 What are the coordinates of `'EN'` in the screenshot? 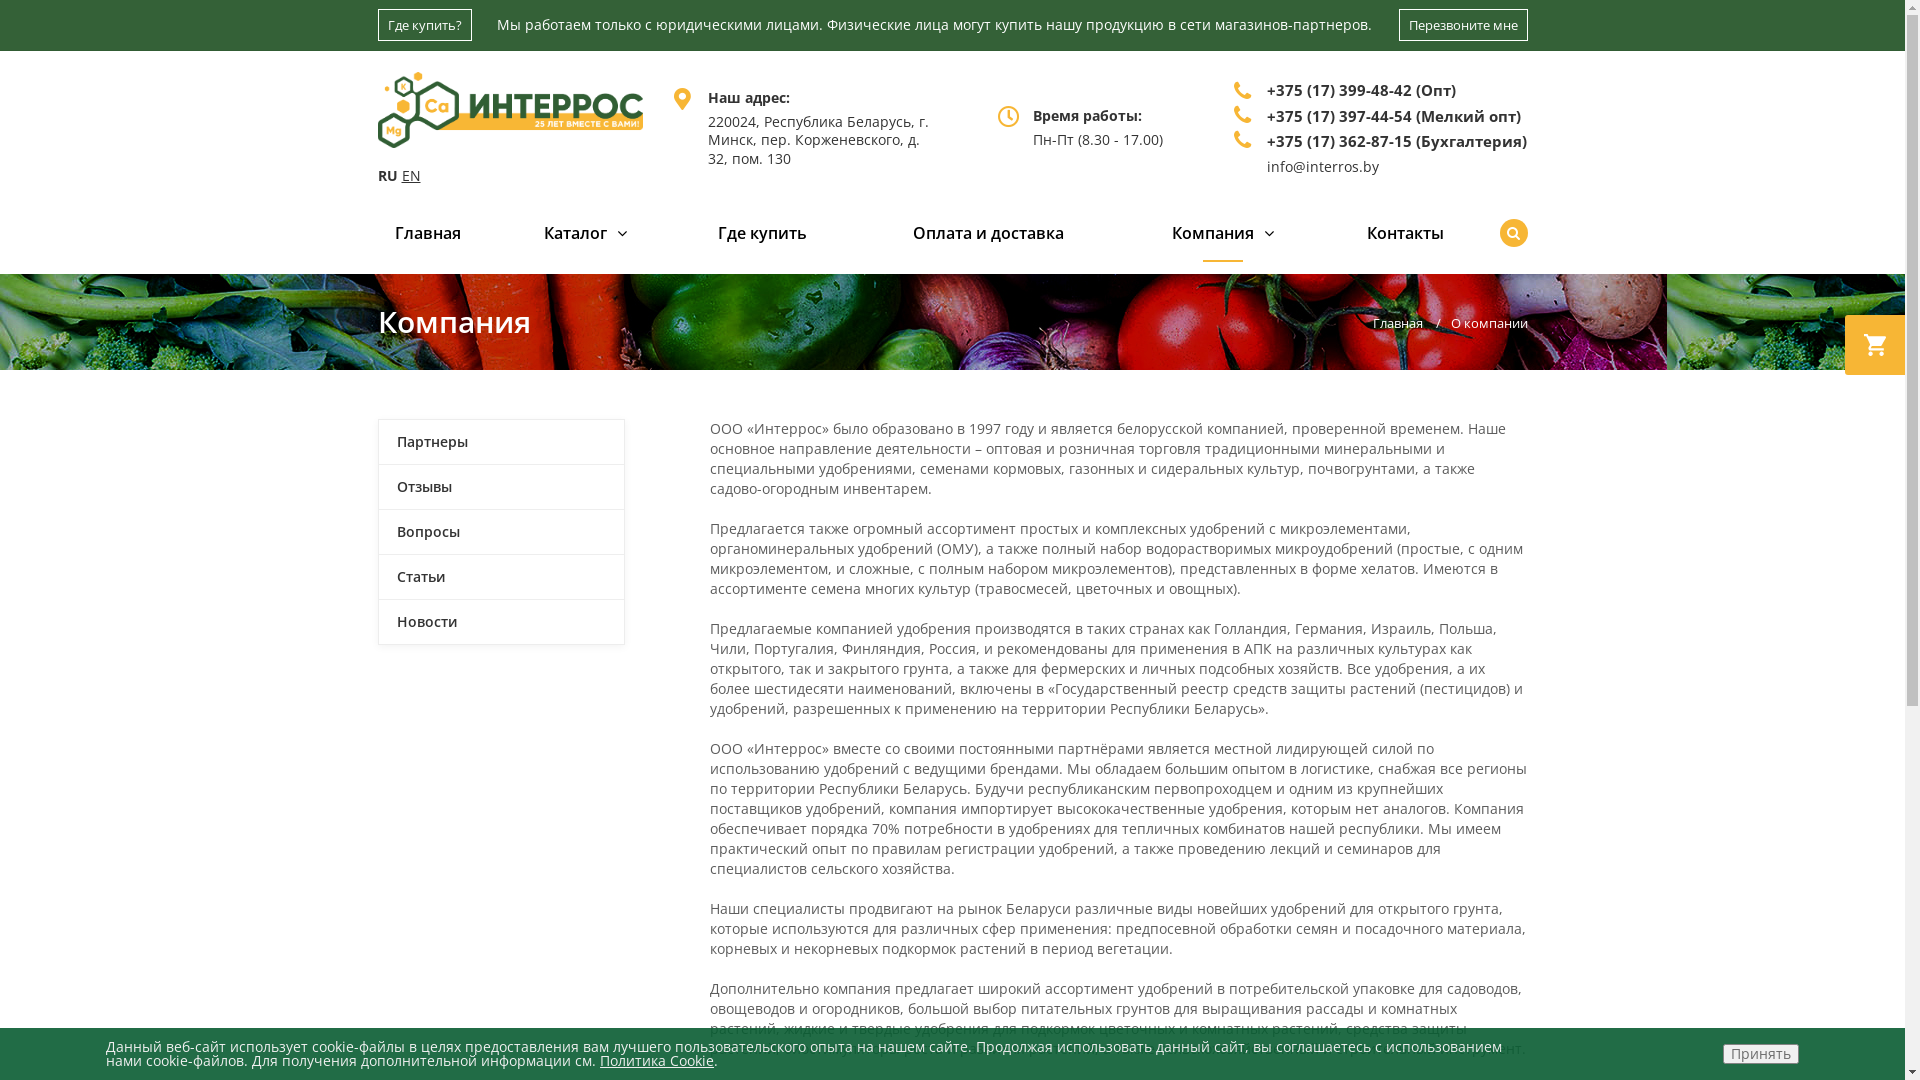 It's located at (401, 174).